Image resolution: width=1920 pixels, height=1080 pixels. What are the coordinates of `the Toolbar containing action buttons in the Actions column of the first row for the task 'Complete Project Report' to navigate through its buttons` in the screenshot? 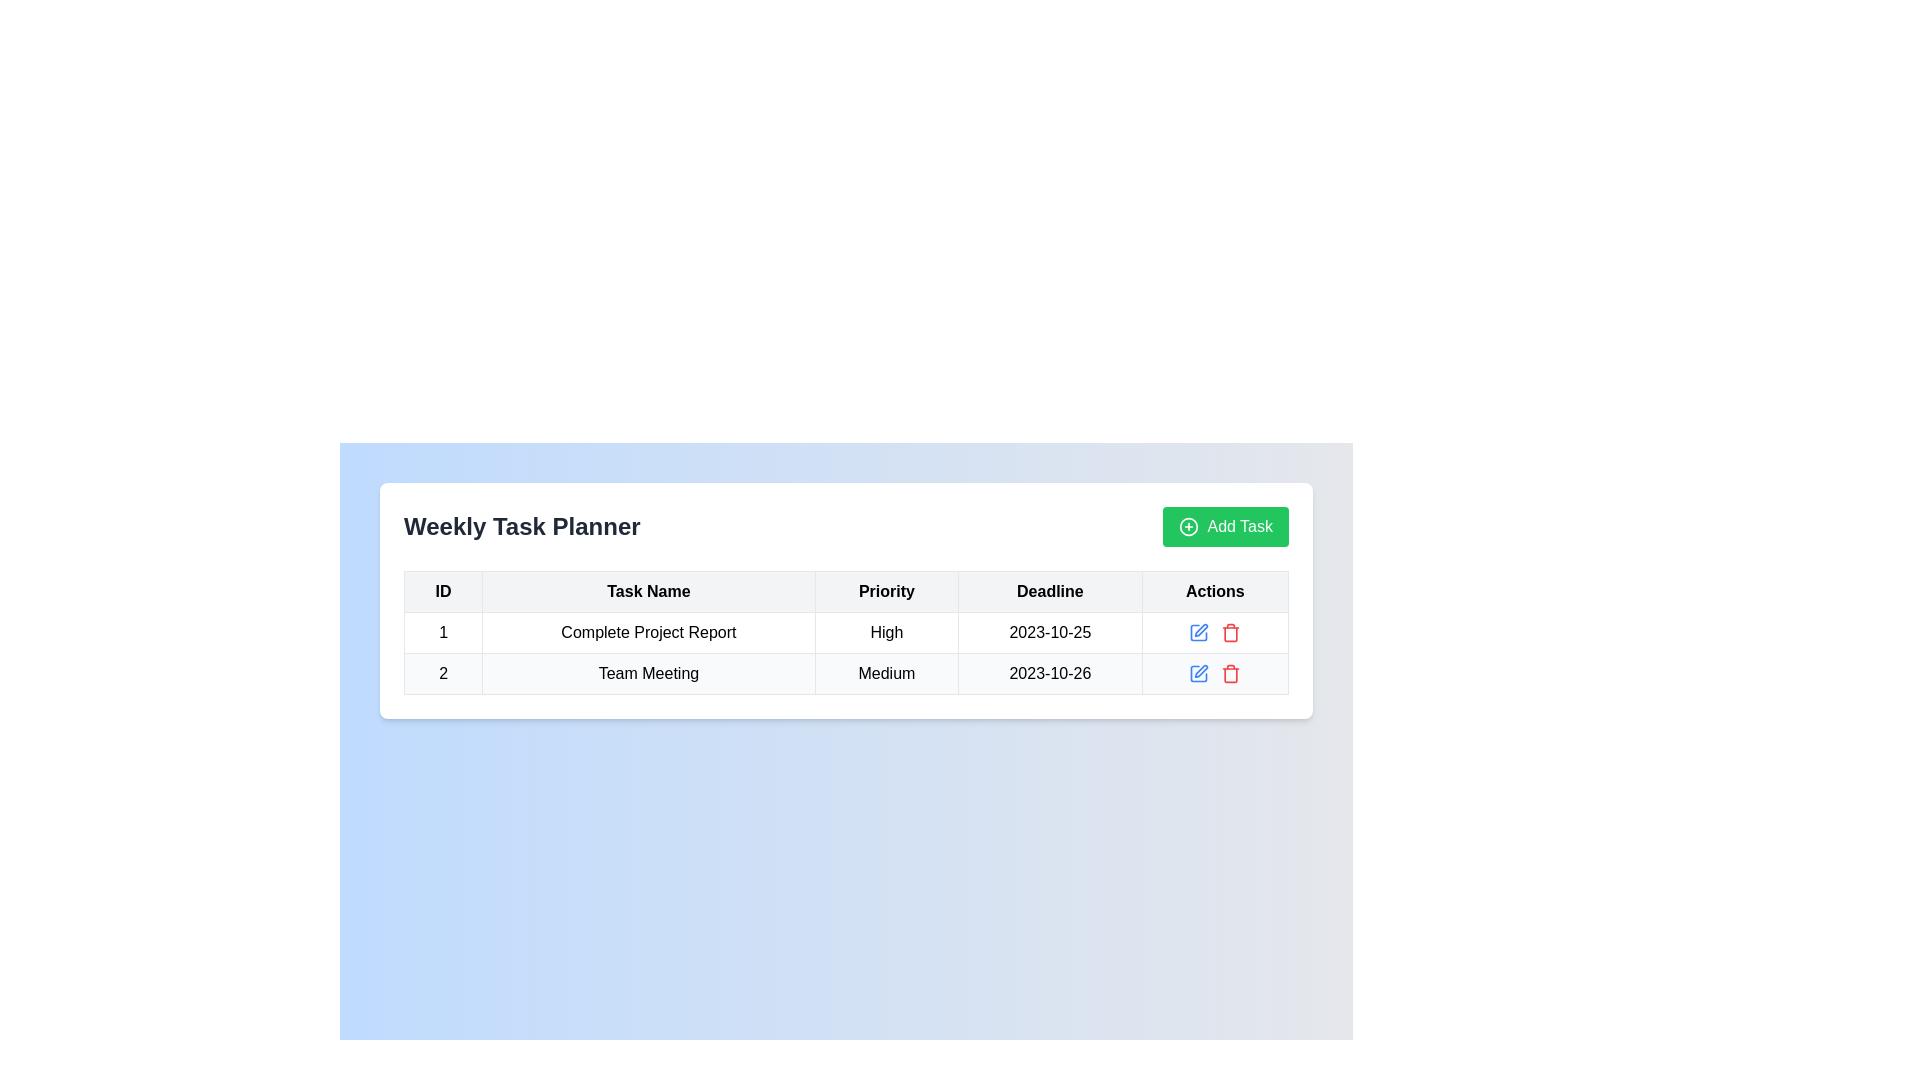 It's located at (1214, 632).